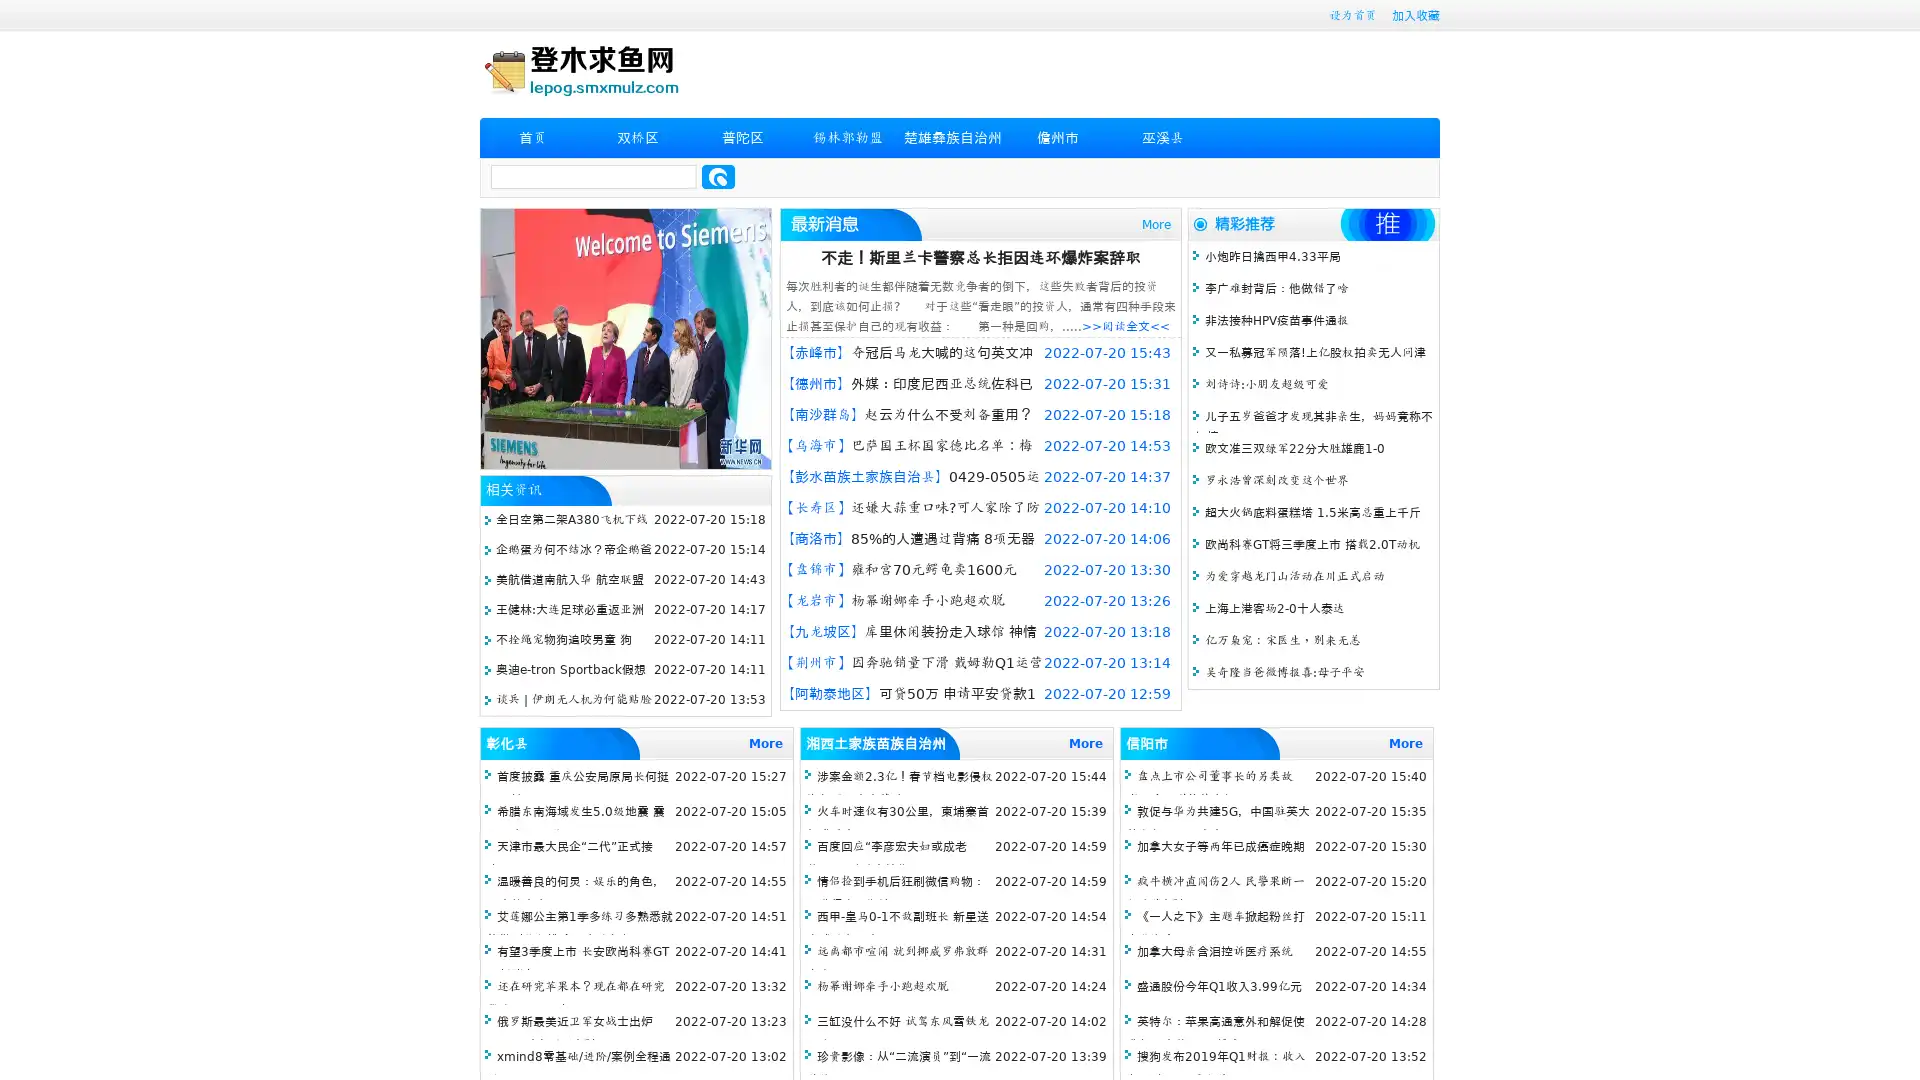  What do you see at coordinates (718, 176) in the screenshot?
I see `Search` at bounding box center [718, 176].